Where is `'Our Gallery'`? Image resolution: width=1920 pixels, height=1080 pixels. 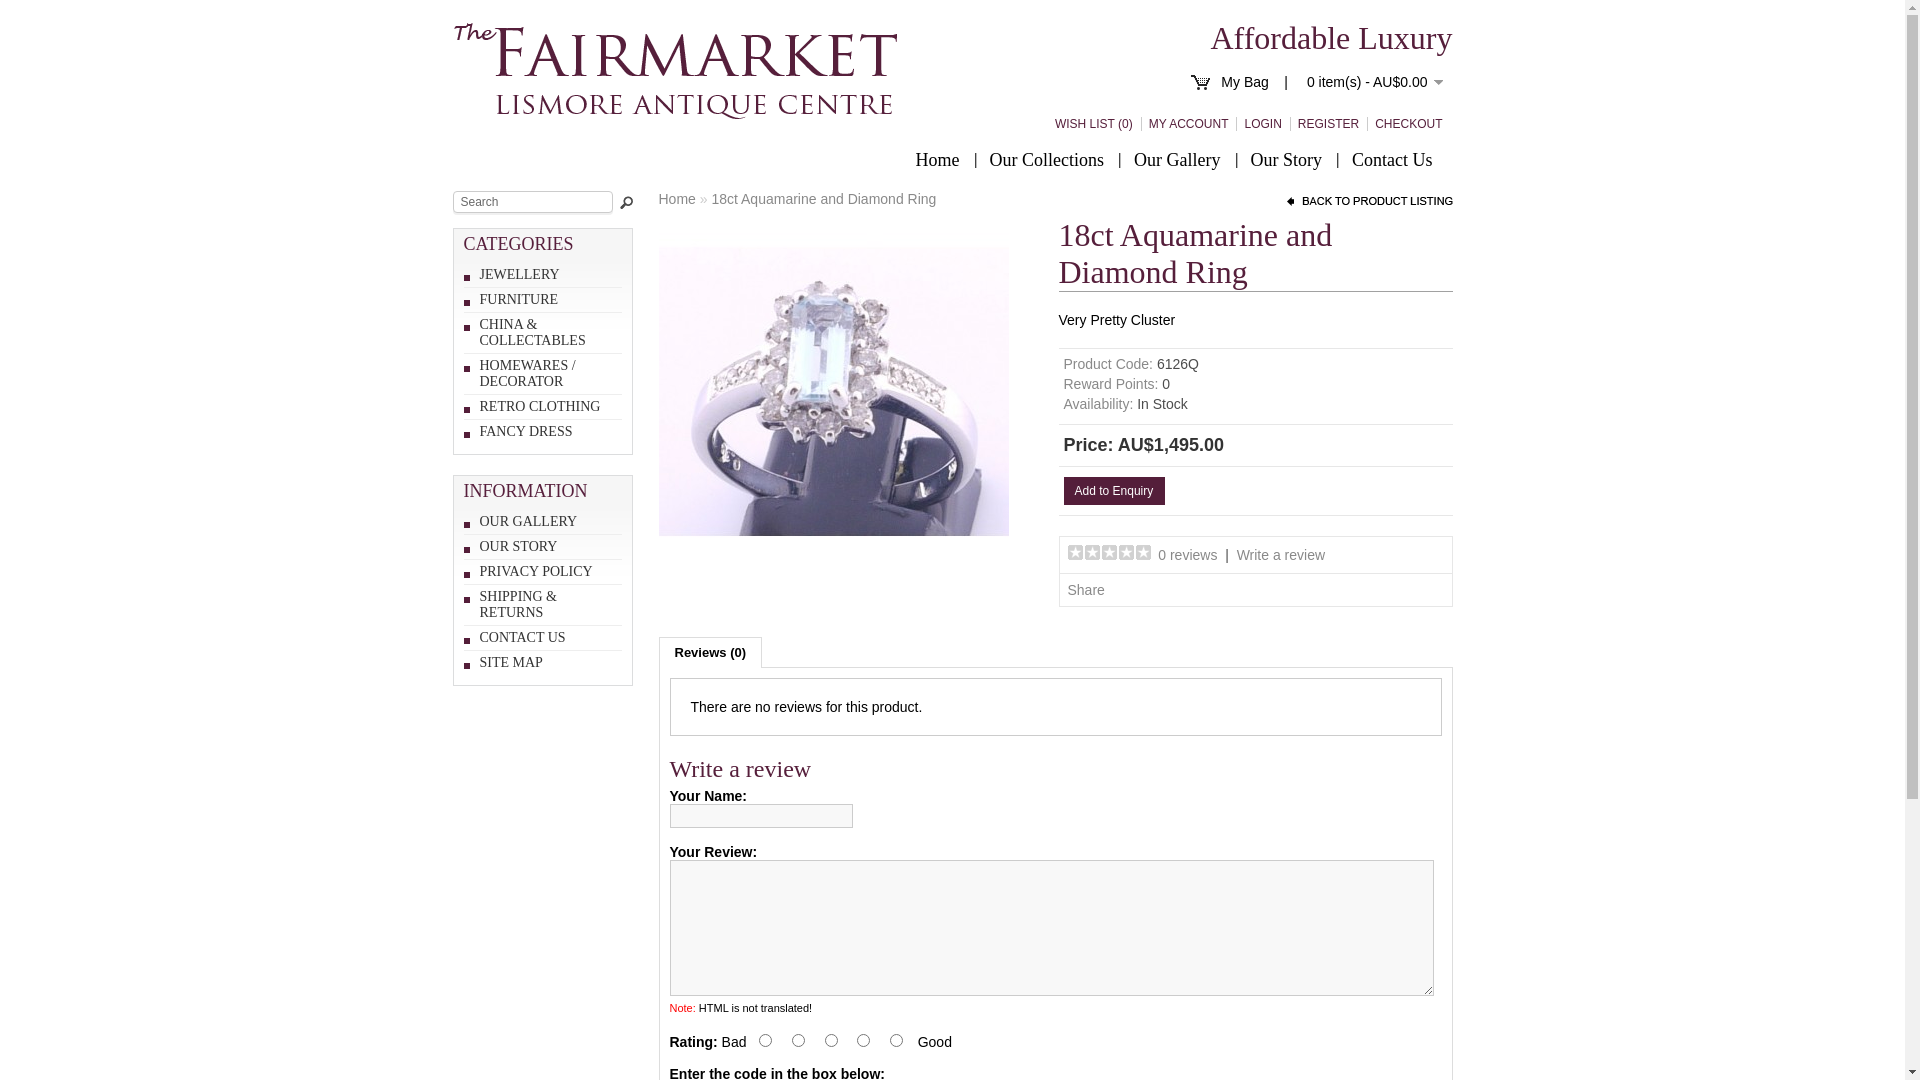 'Our Gallery' is located at coordinates (1176, 158).